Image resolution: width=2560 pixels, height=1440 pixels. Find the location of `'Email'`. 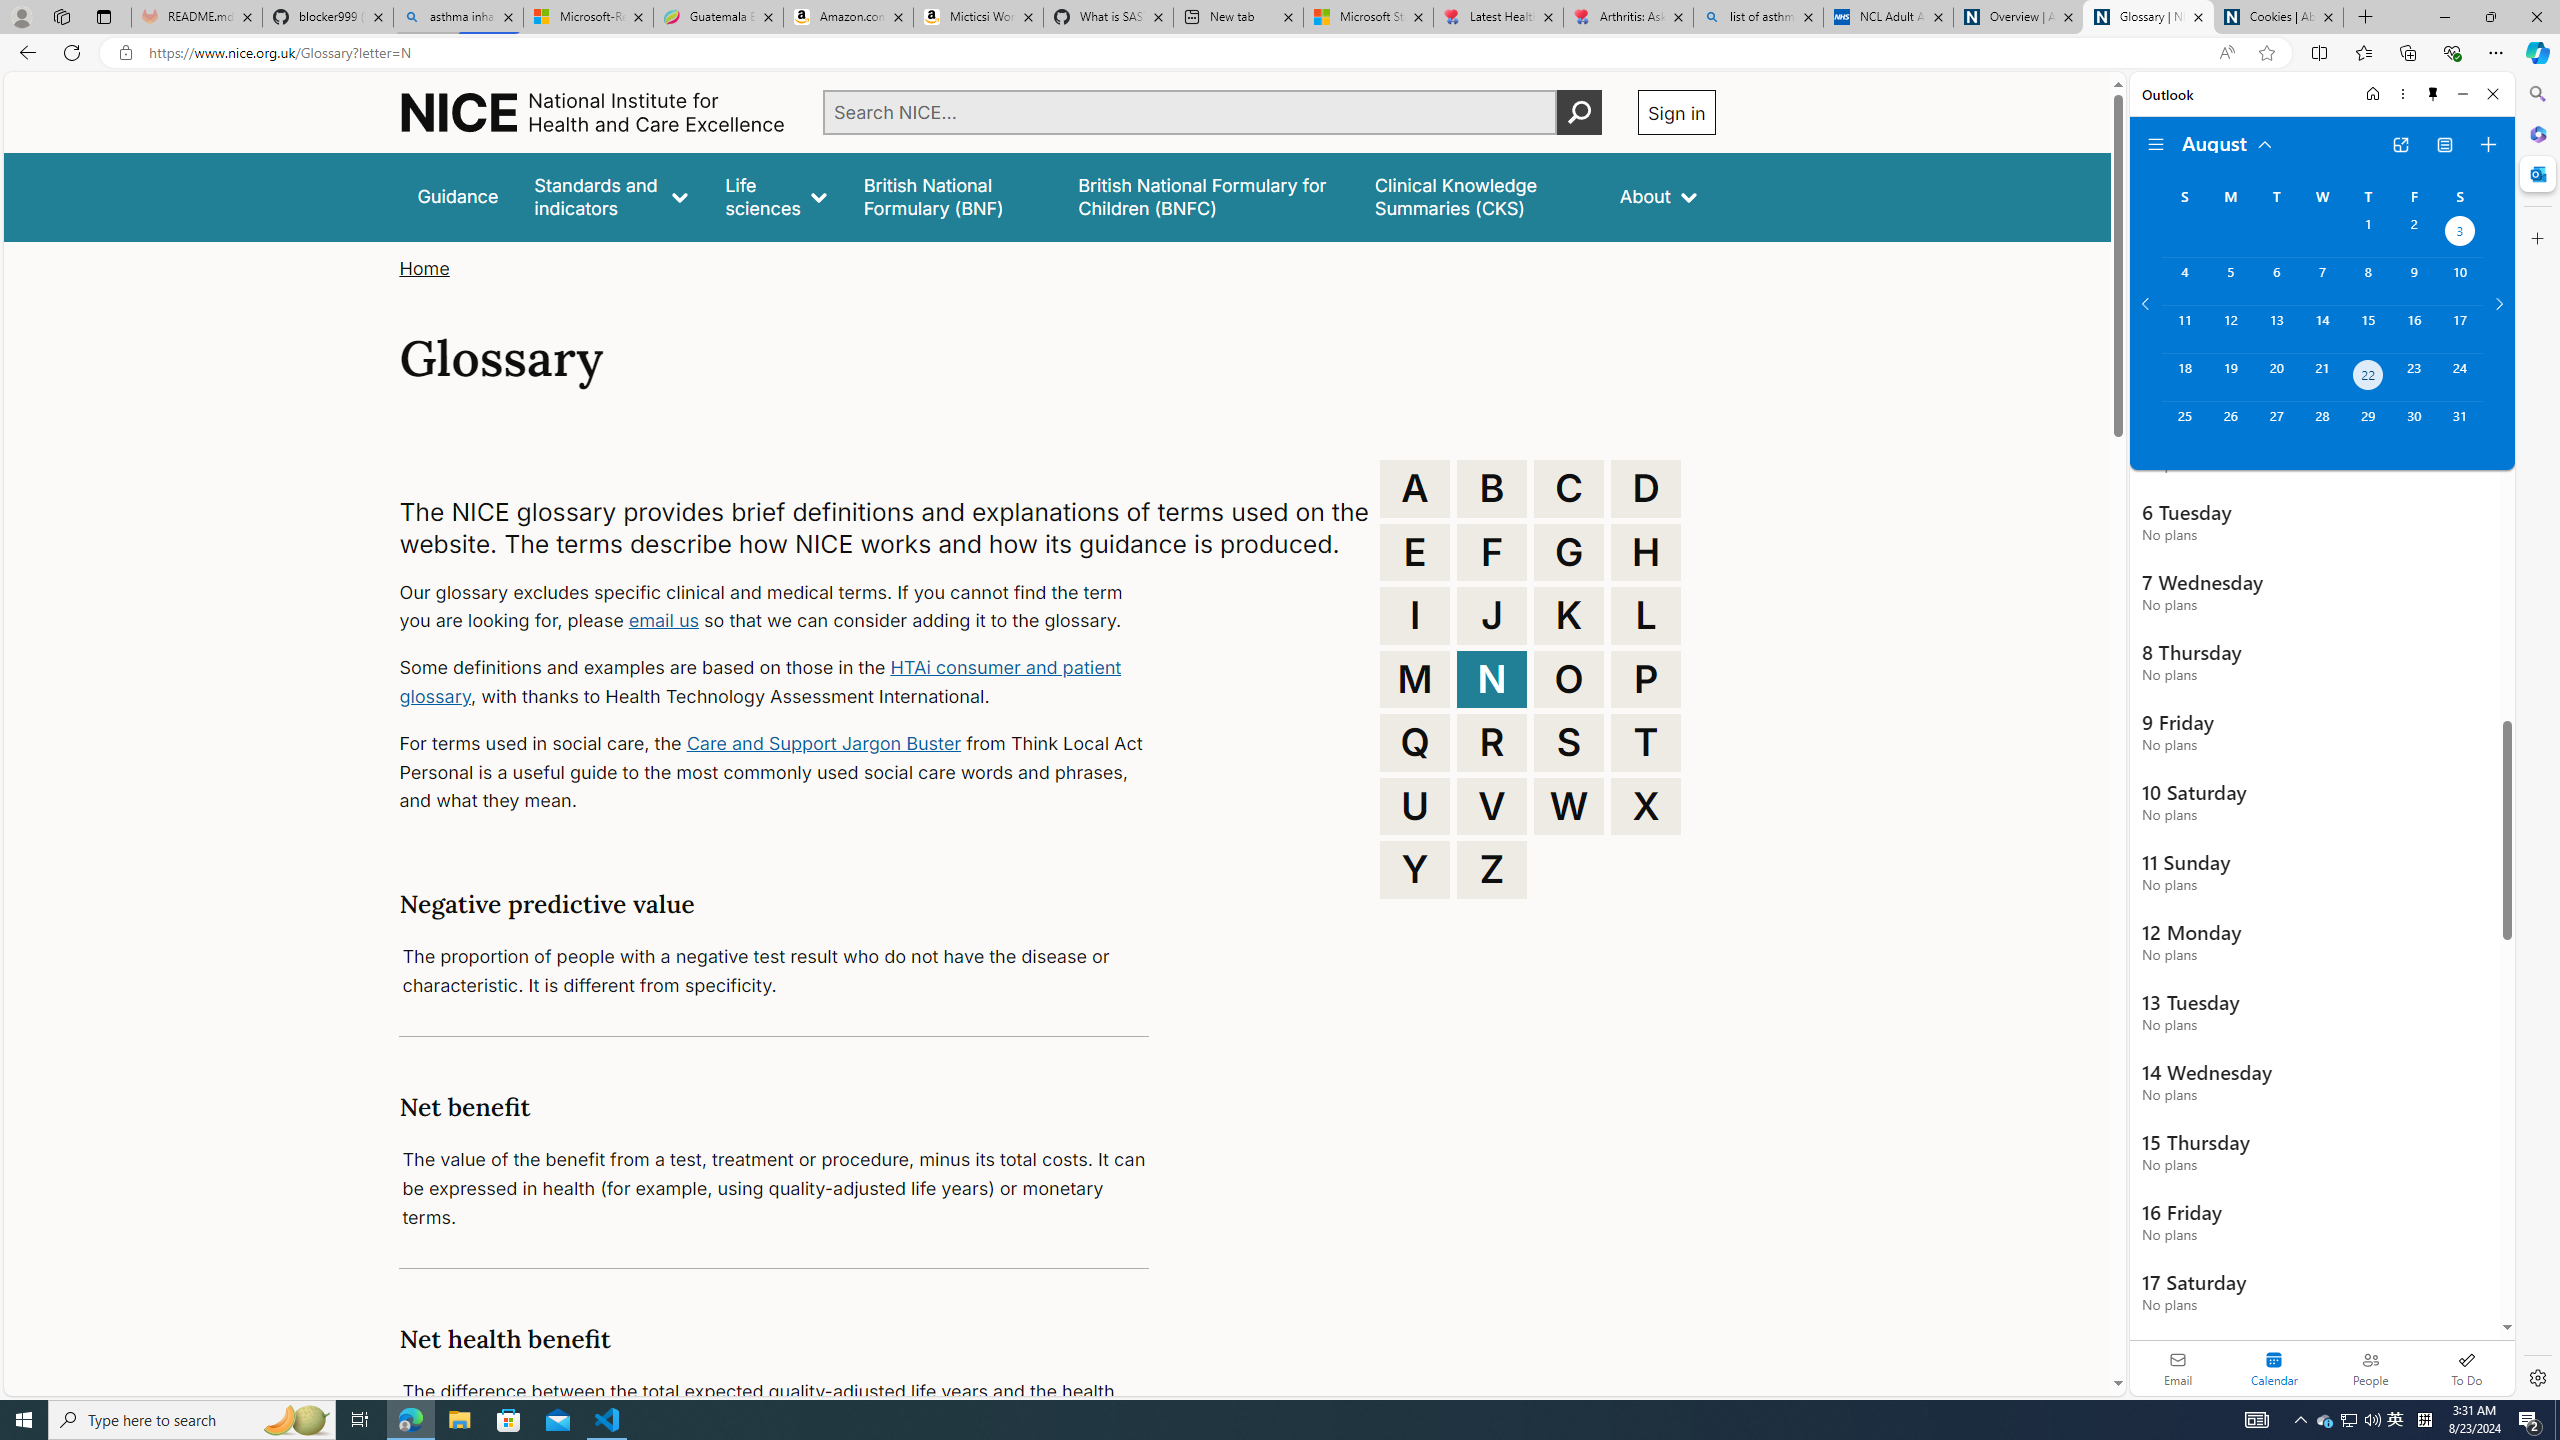

'Email' is located at coordinates (2177, 1367).